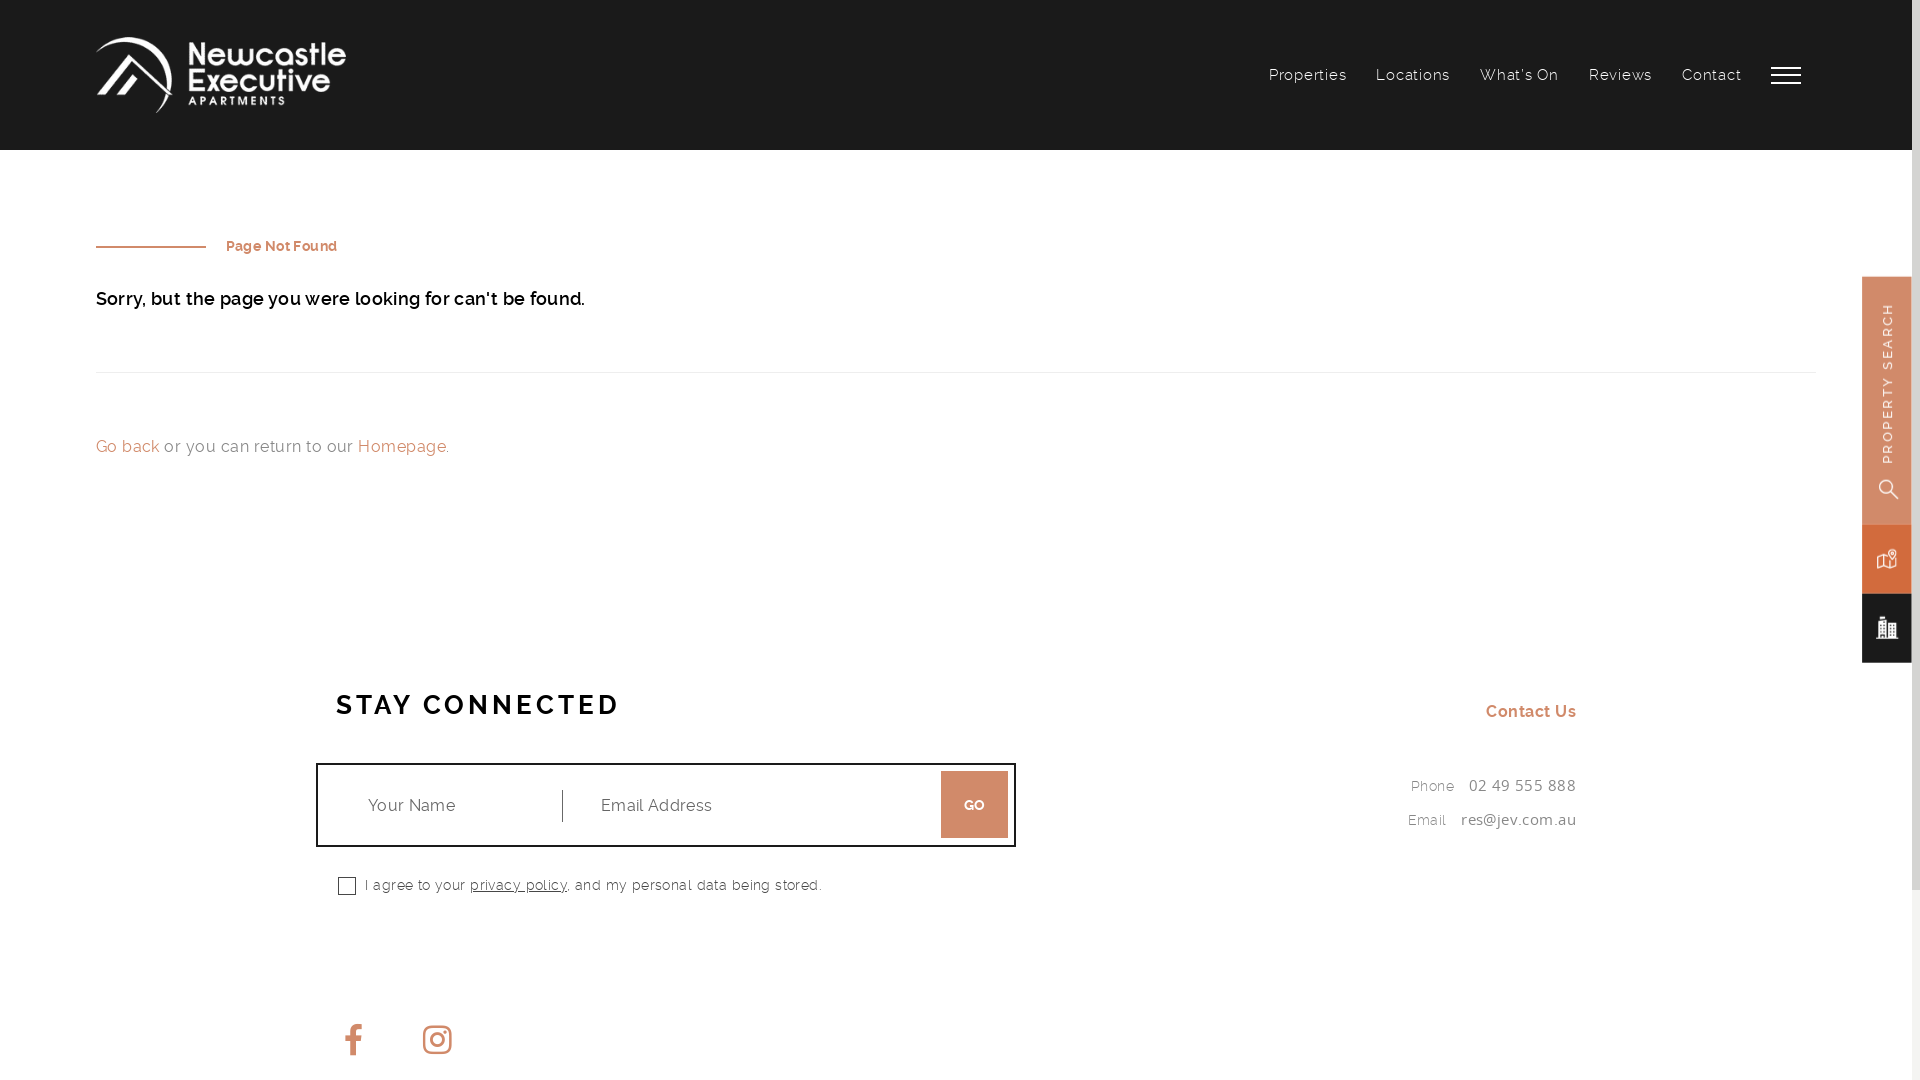 This screenshot has width=1920, height=1080. I want to click on 'Reviews', so click(1620, 73).